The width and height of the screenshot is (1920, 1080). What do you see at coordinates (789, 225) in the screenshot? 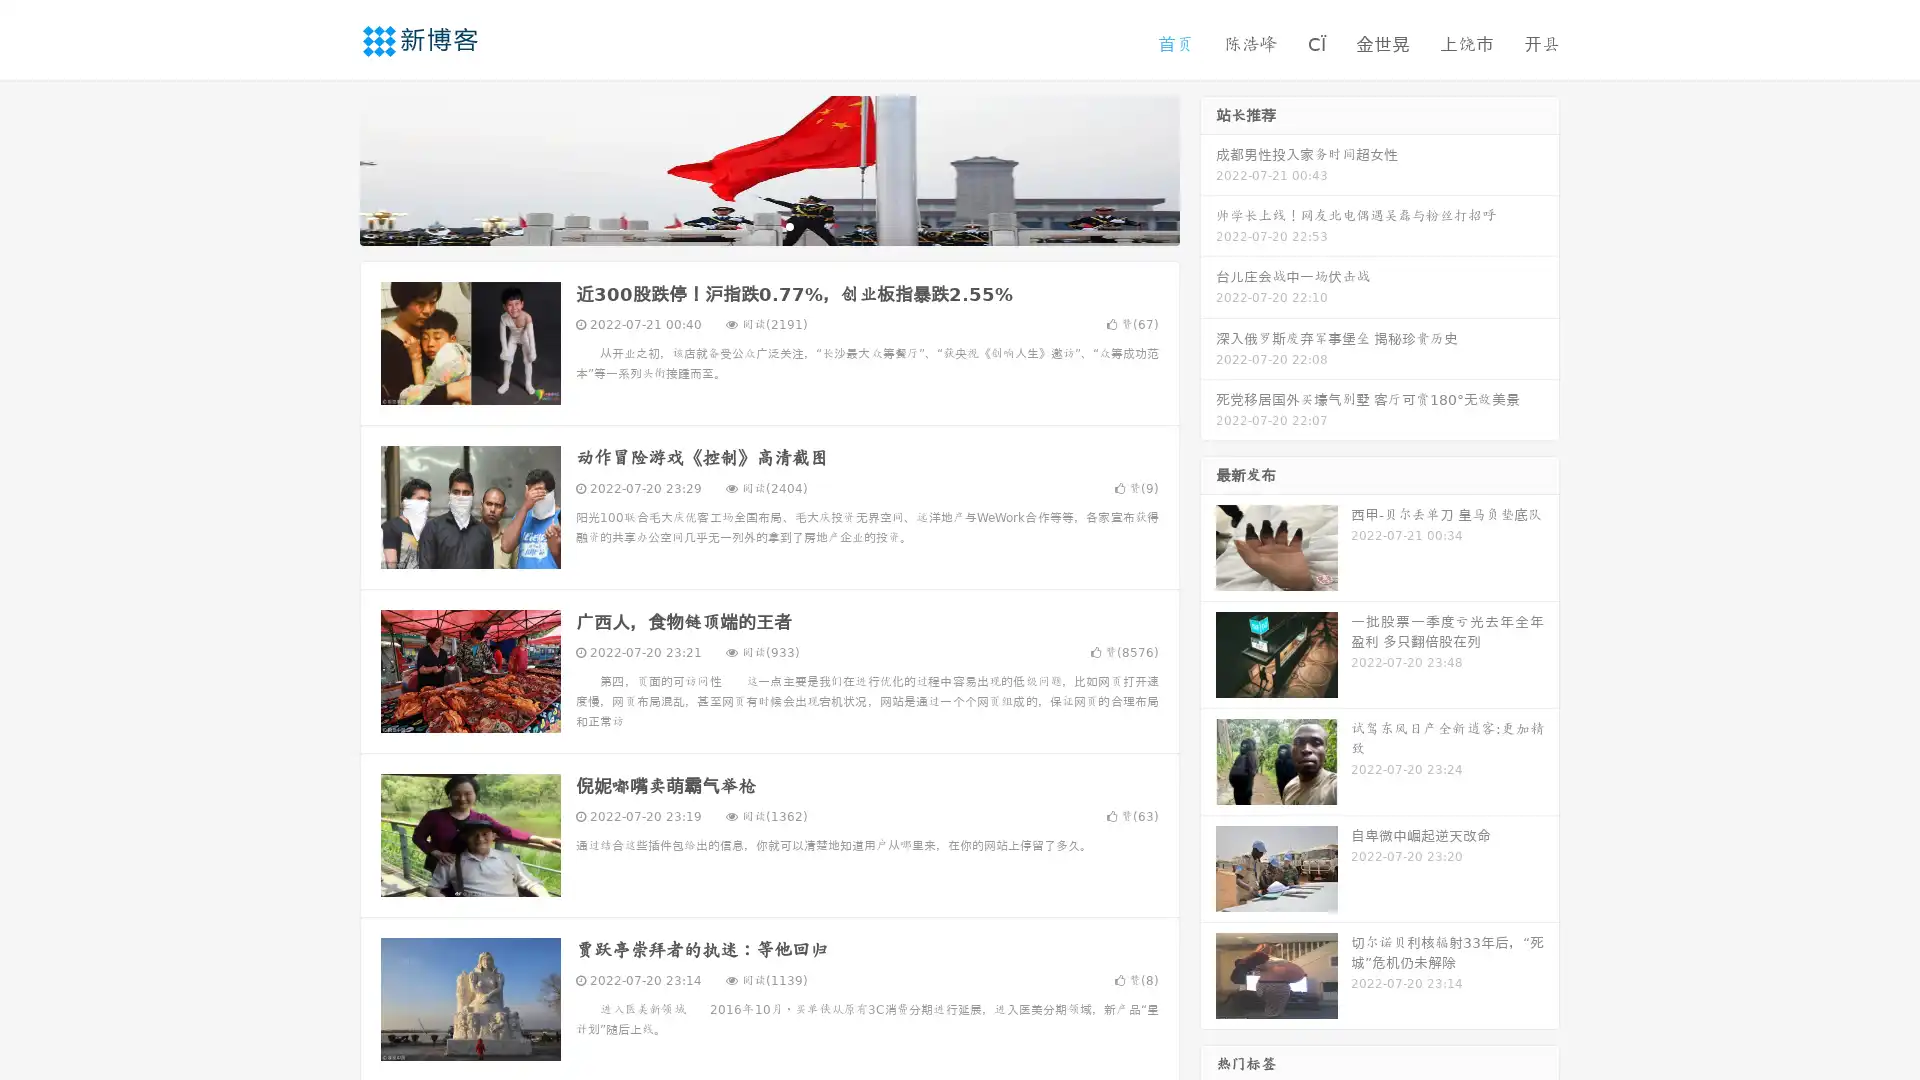
I see `Go to slide 3` at bounding box center [789, 225].